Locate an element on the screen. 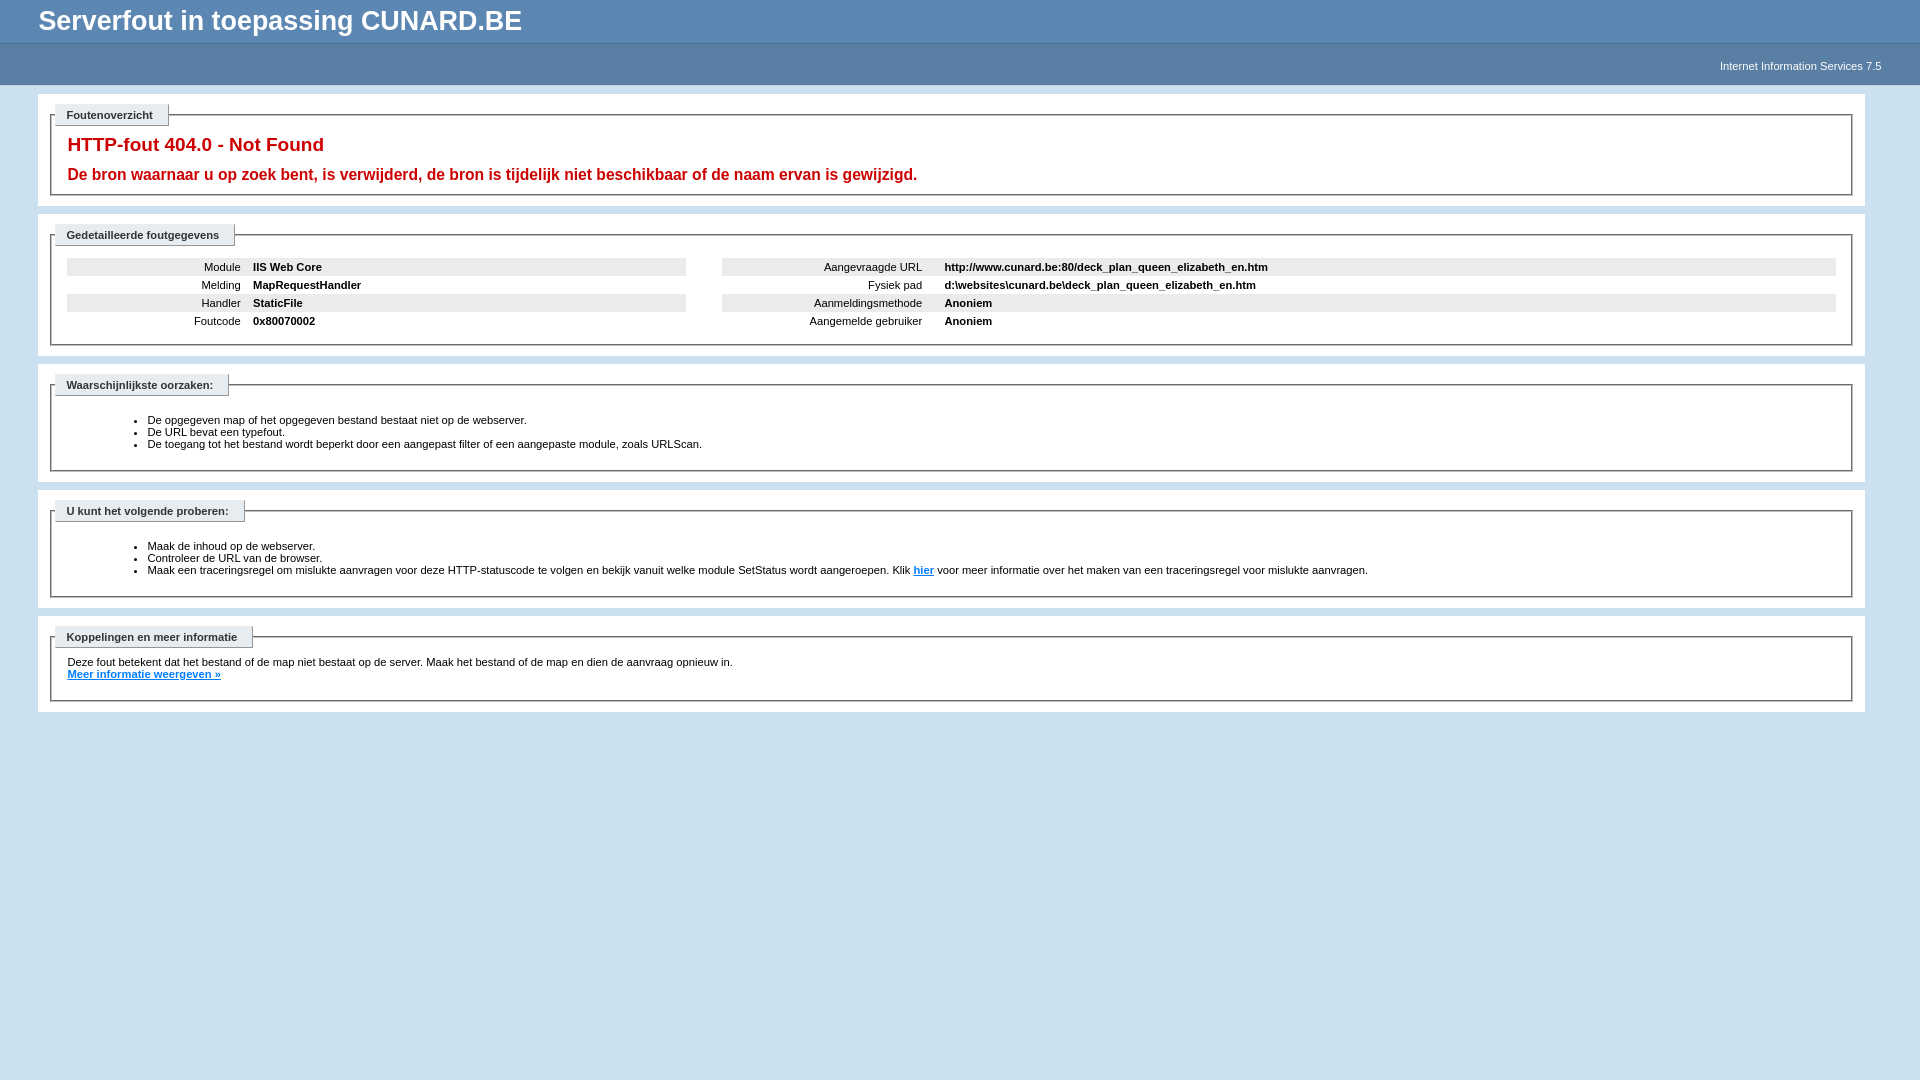 Image resolution: width=1920 pixels, height=1080 pixels. 'hier' is located at coordinates (923, 570).